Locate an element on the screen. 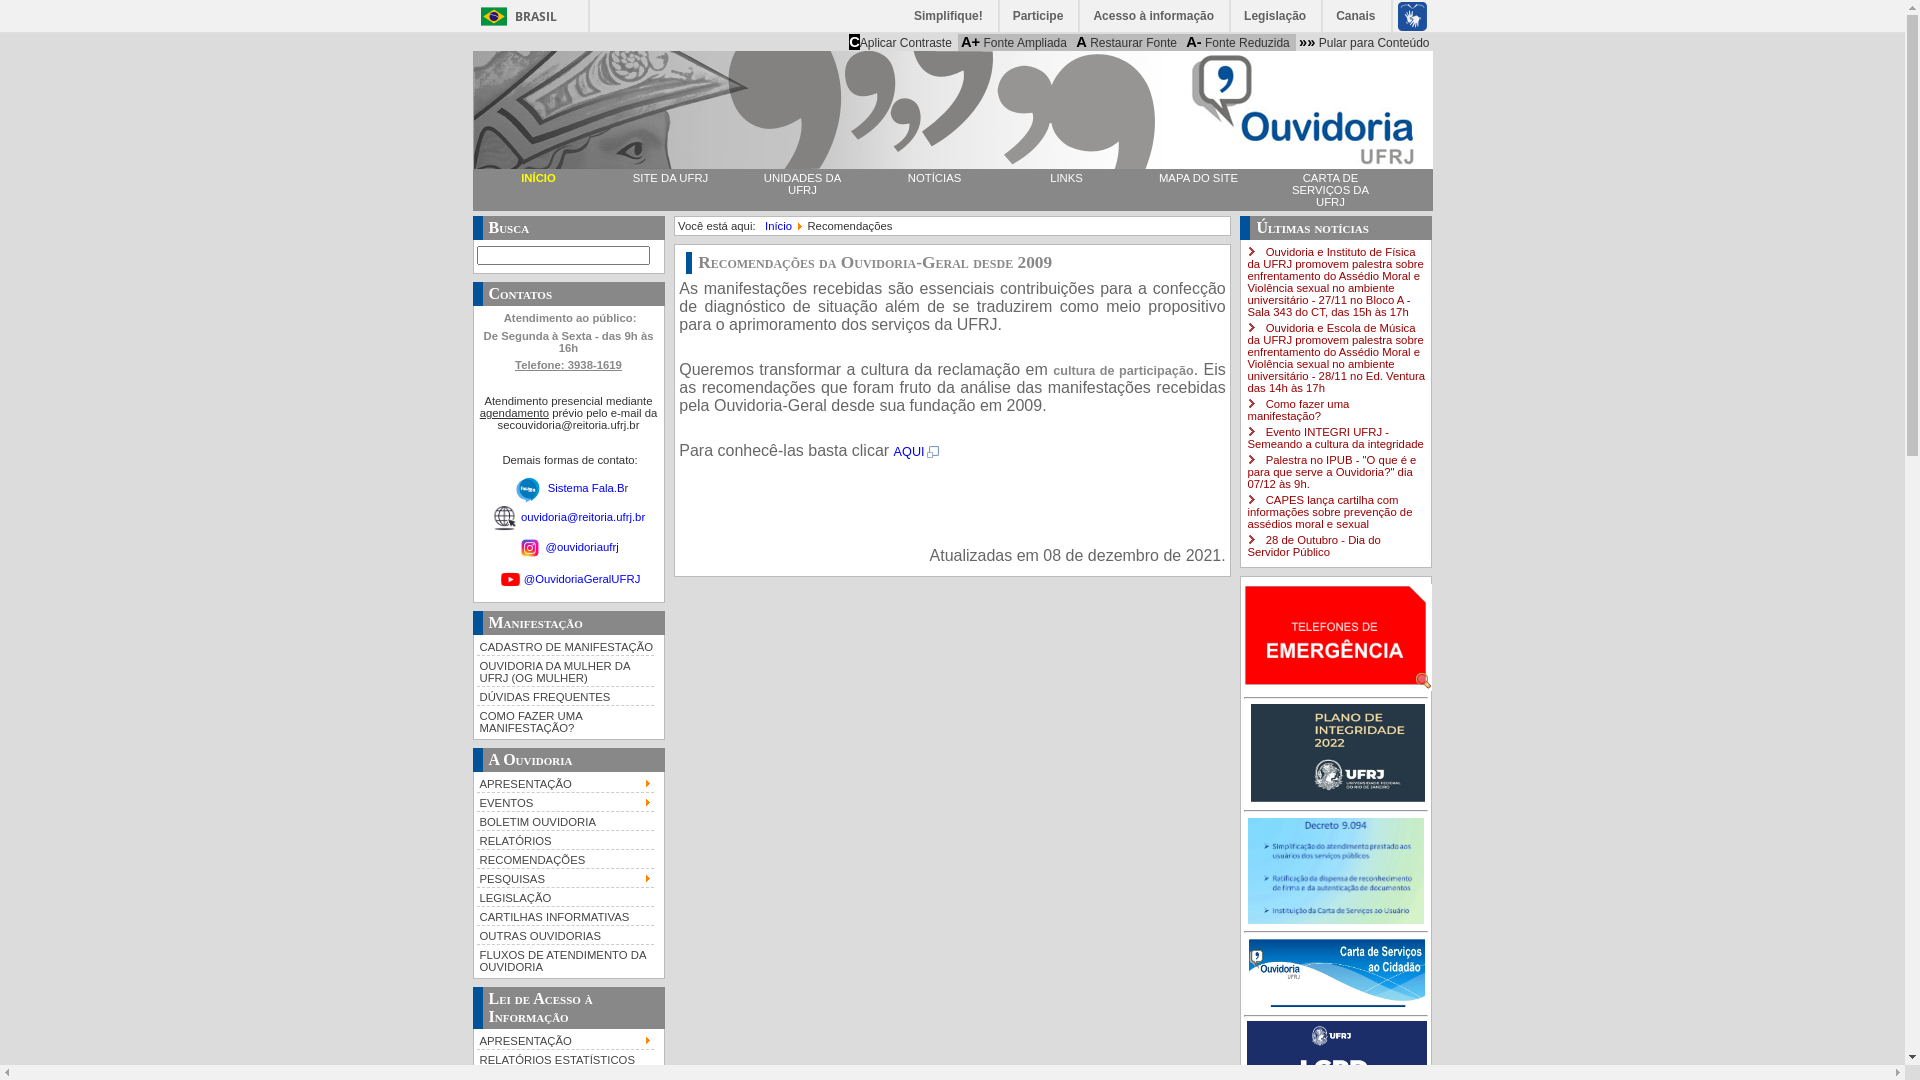  'LINKS' is located at coordinates (1064, 176).